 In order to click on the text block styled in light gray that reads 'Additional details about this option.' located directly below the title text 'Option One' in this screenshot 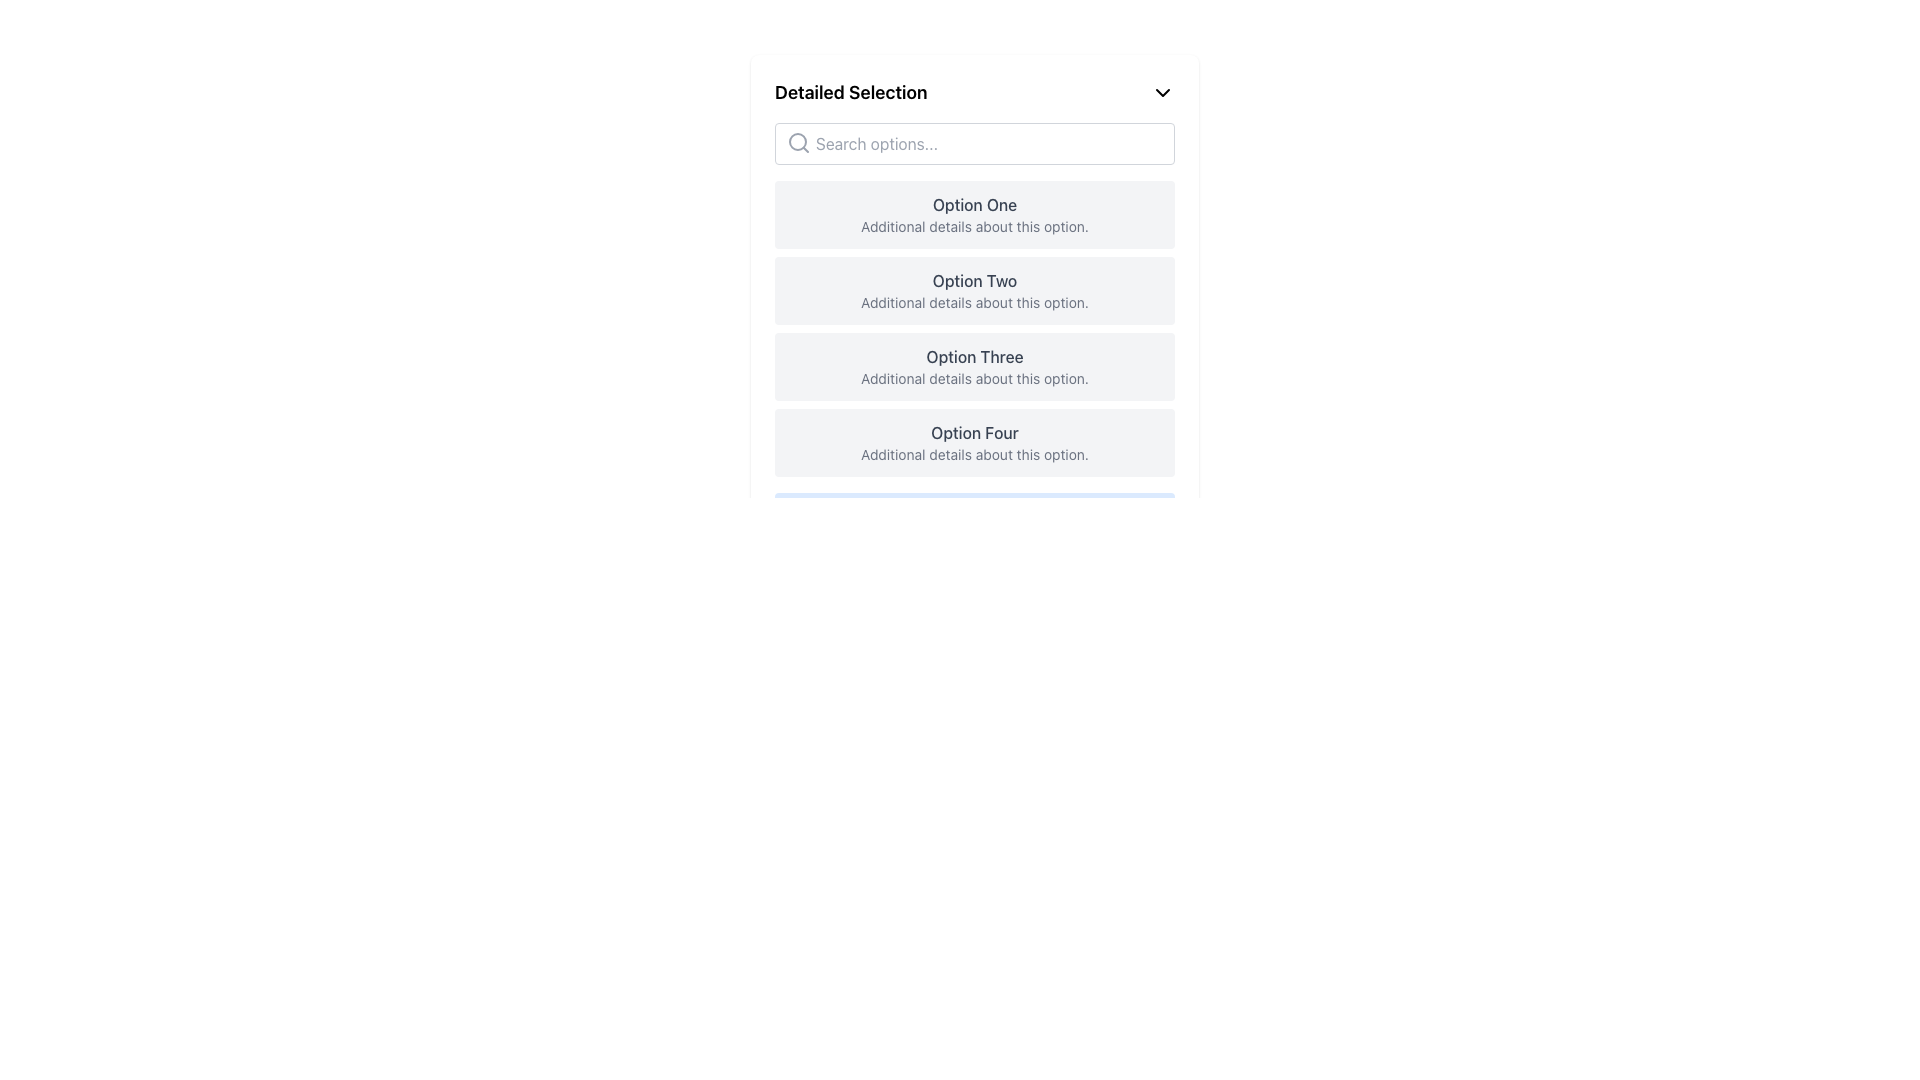, I will do `click(974, 226)`.